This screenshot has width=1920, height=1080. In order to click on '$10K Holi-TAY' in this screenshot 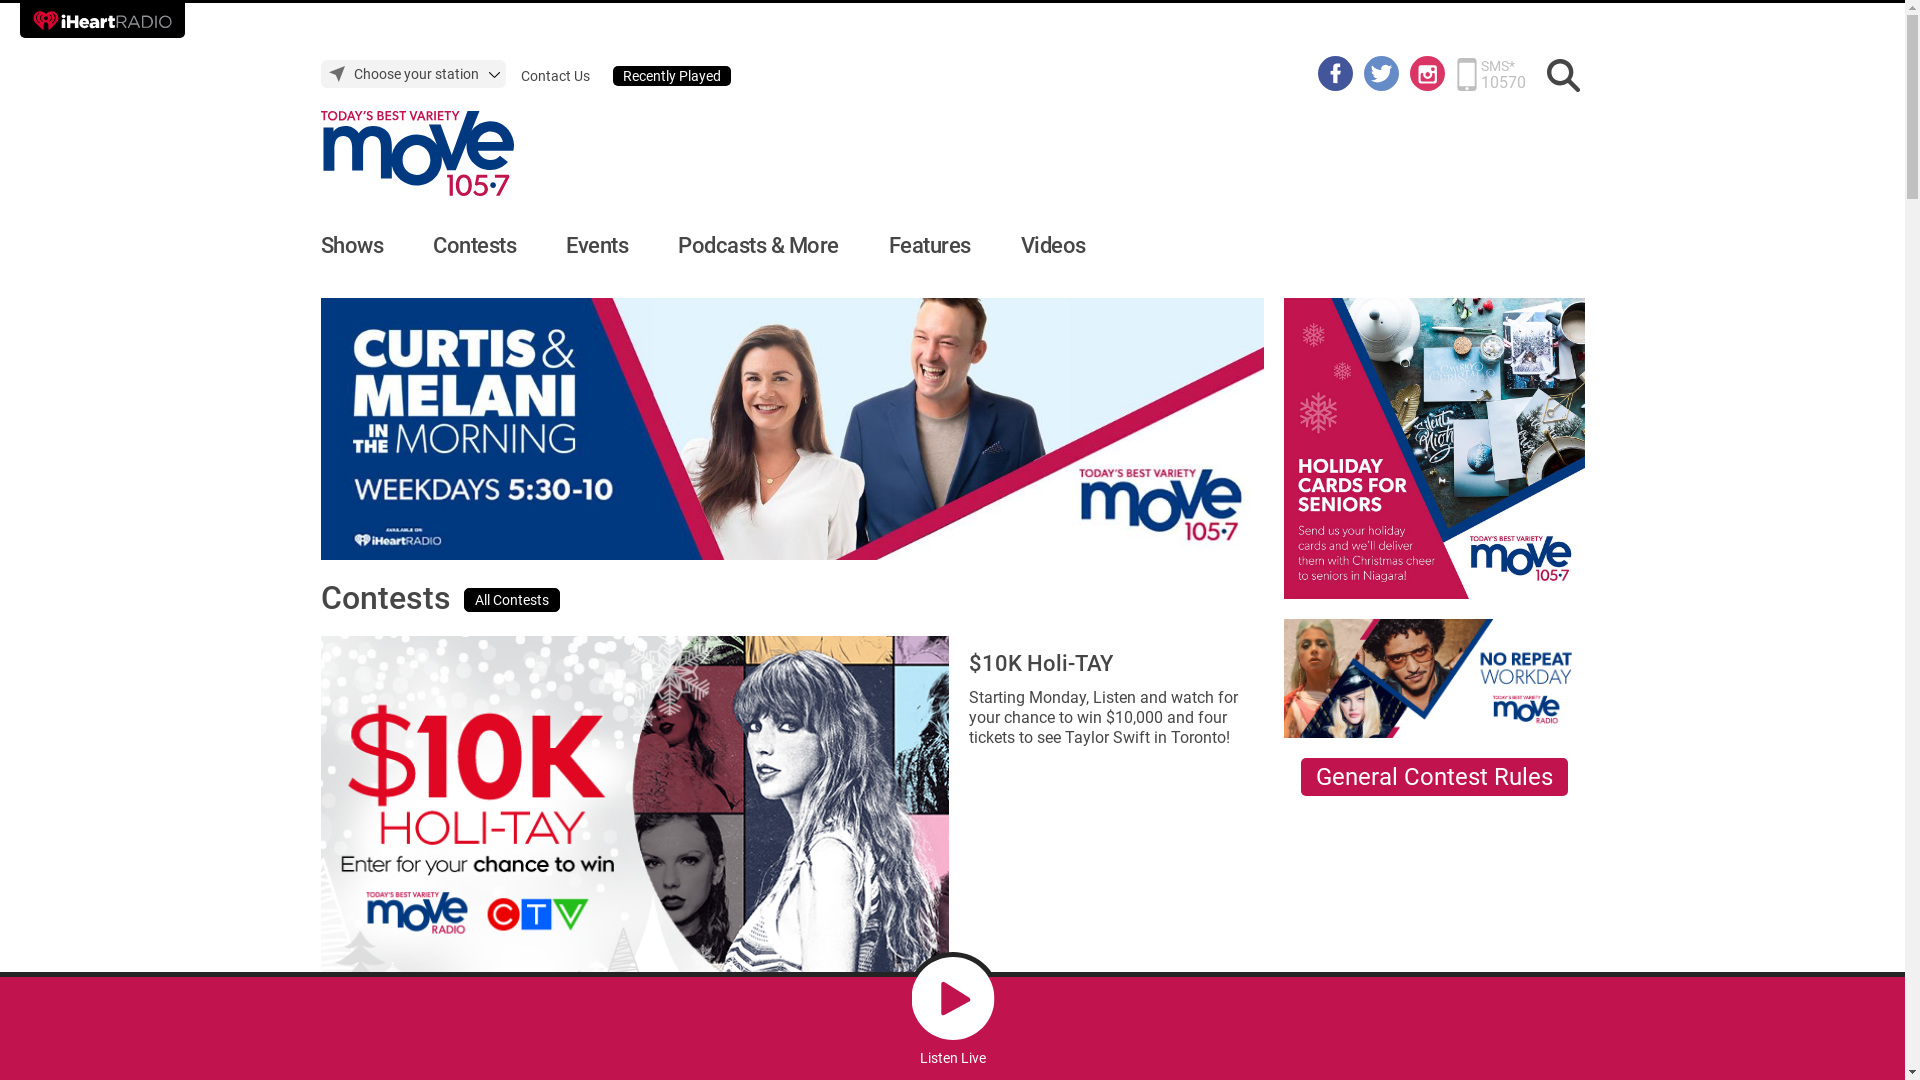, I will do `click(1040, 663)`.